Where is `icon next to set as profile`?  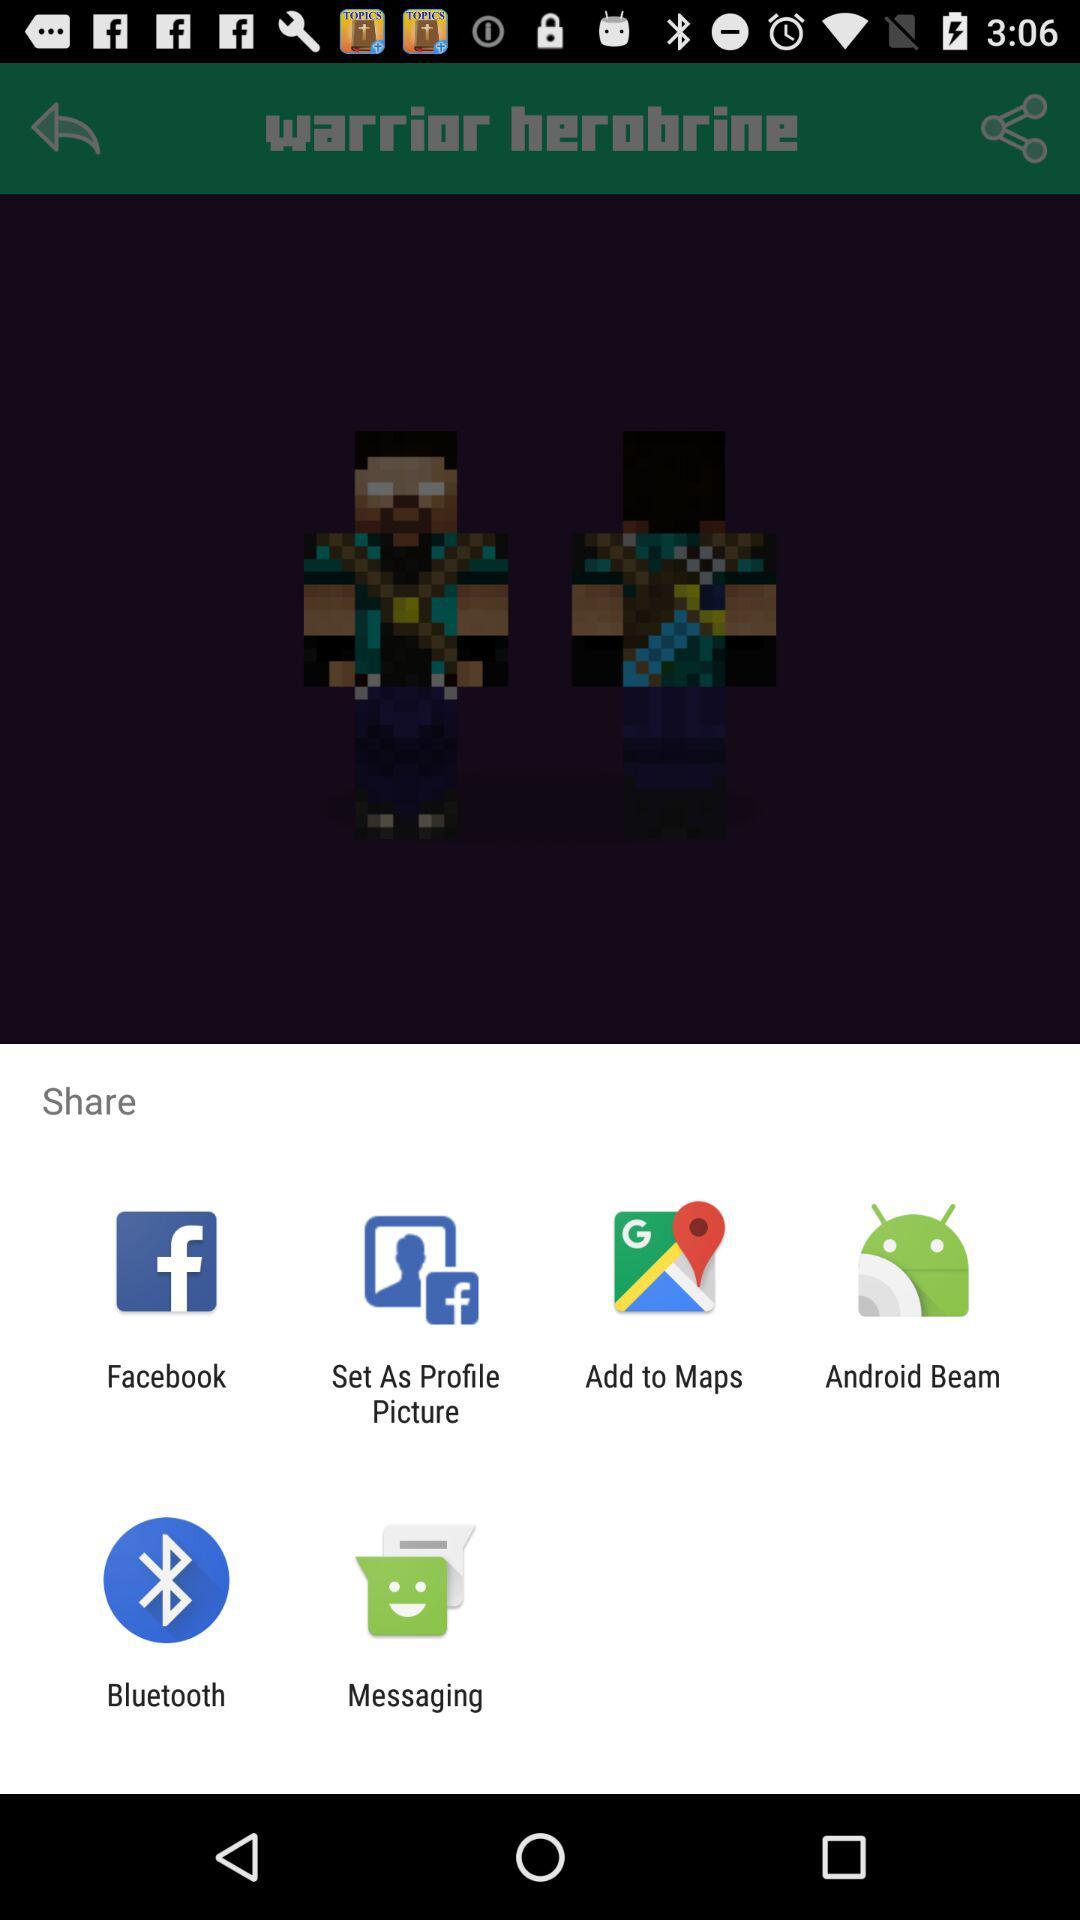 icon next to set as profile is located at coordinates (165, 1392).